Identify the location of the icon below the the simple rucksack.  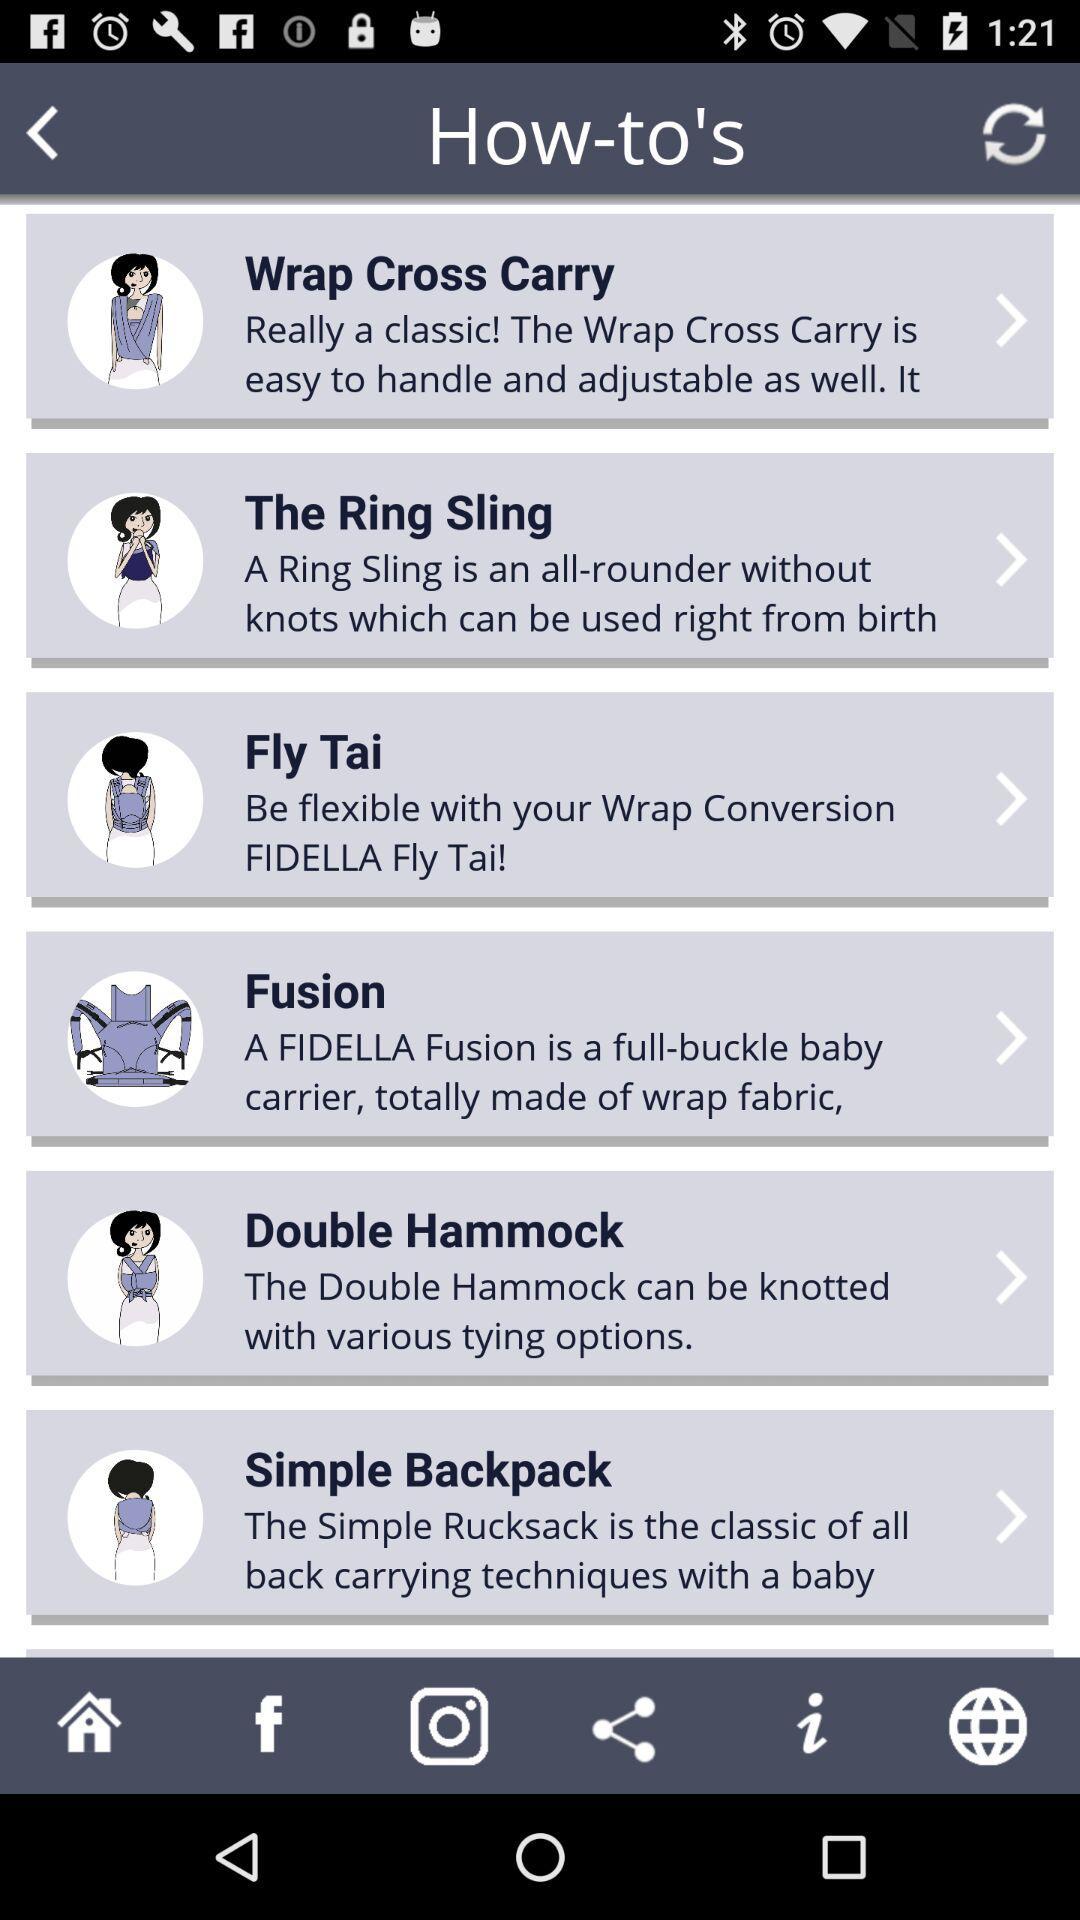
(450, 1724).